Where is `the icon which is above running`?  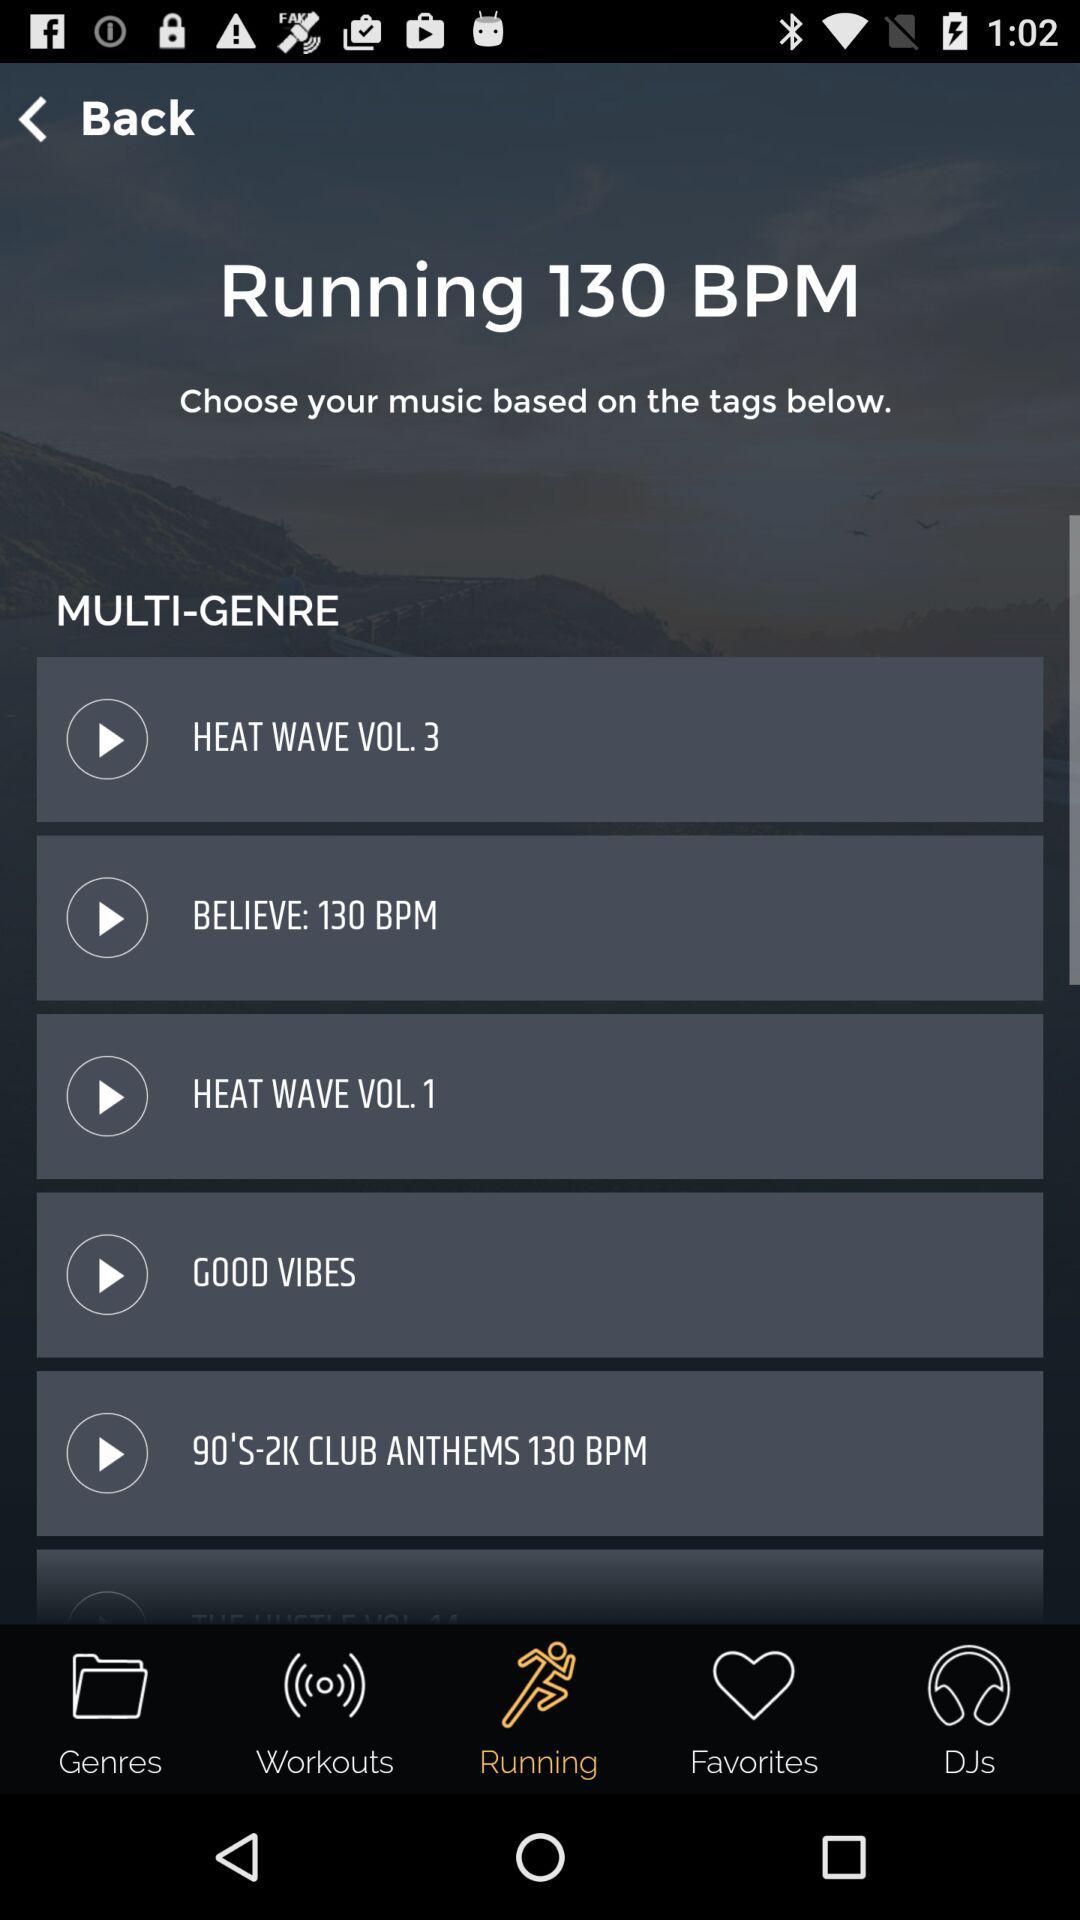
the icon which is above running is located at coordinates (538, 1684).